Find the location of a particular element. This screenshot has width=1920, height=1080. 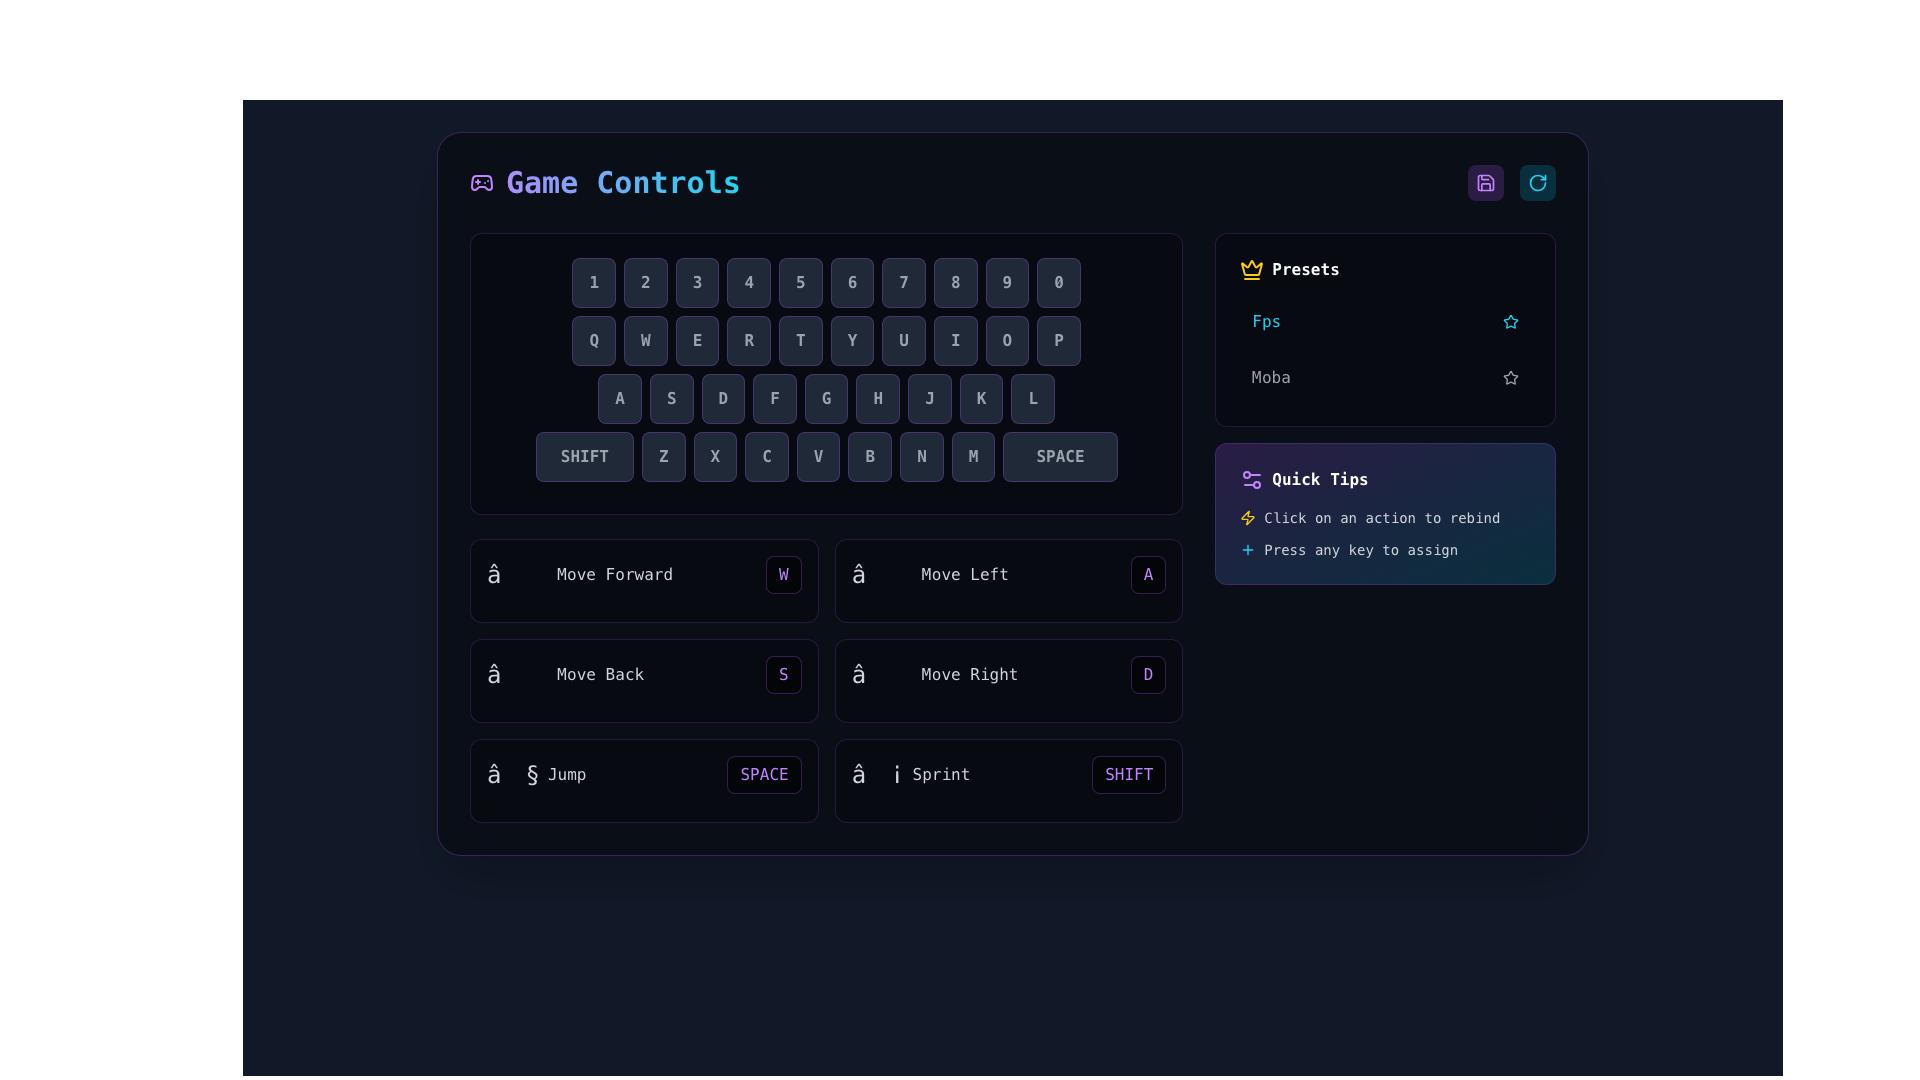

the square button with rounded corners that has a dark gray background and contains the capital letter 'V' in a bold, light gray font, located in the bottom row of the keyboard layout, between the buttons 'C' and 'B' is located at coordinates (818, 456).